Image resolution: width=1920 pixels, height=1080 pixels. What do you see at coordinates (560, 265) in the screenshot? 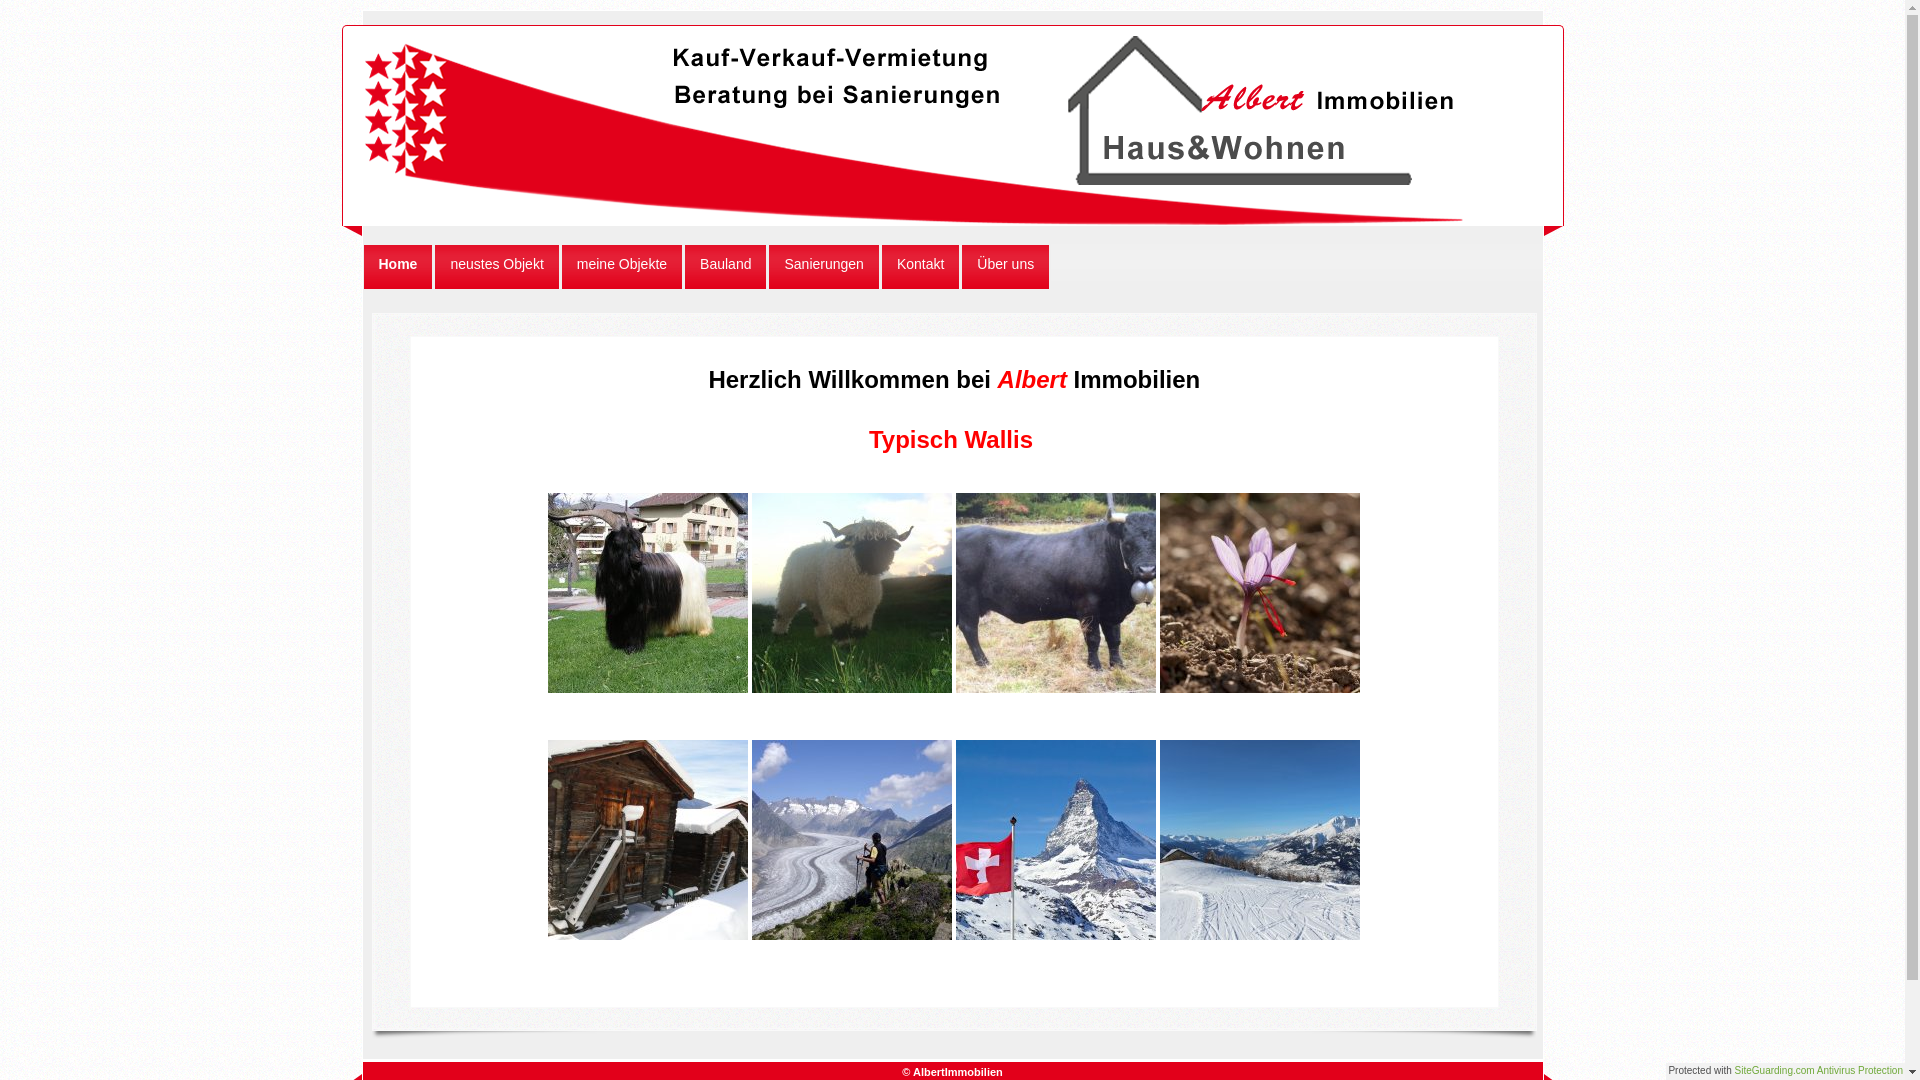
I see `'meine Objekte'` at bounding box center [560, 265].